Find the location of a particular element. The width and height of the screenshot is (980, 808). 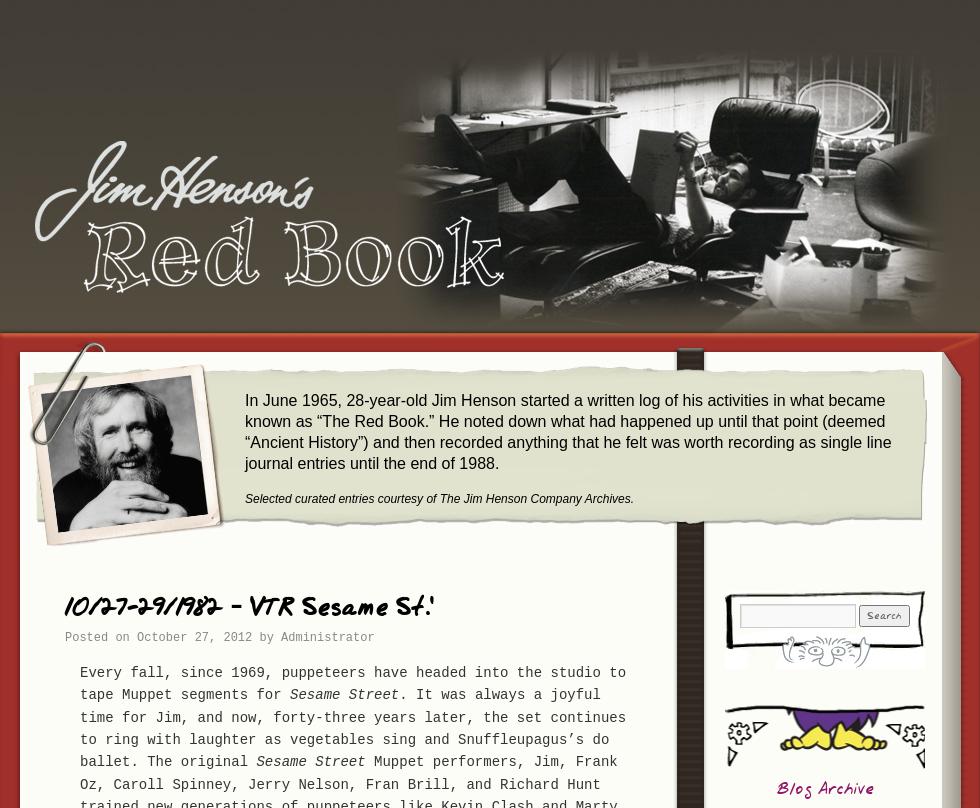

'Administrator' is located at coordinates (327, 637).